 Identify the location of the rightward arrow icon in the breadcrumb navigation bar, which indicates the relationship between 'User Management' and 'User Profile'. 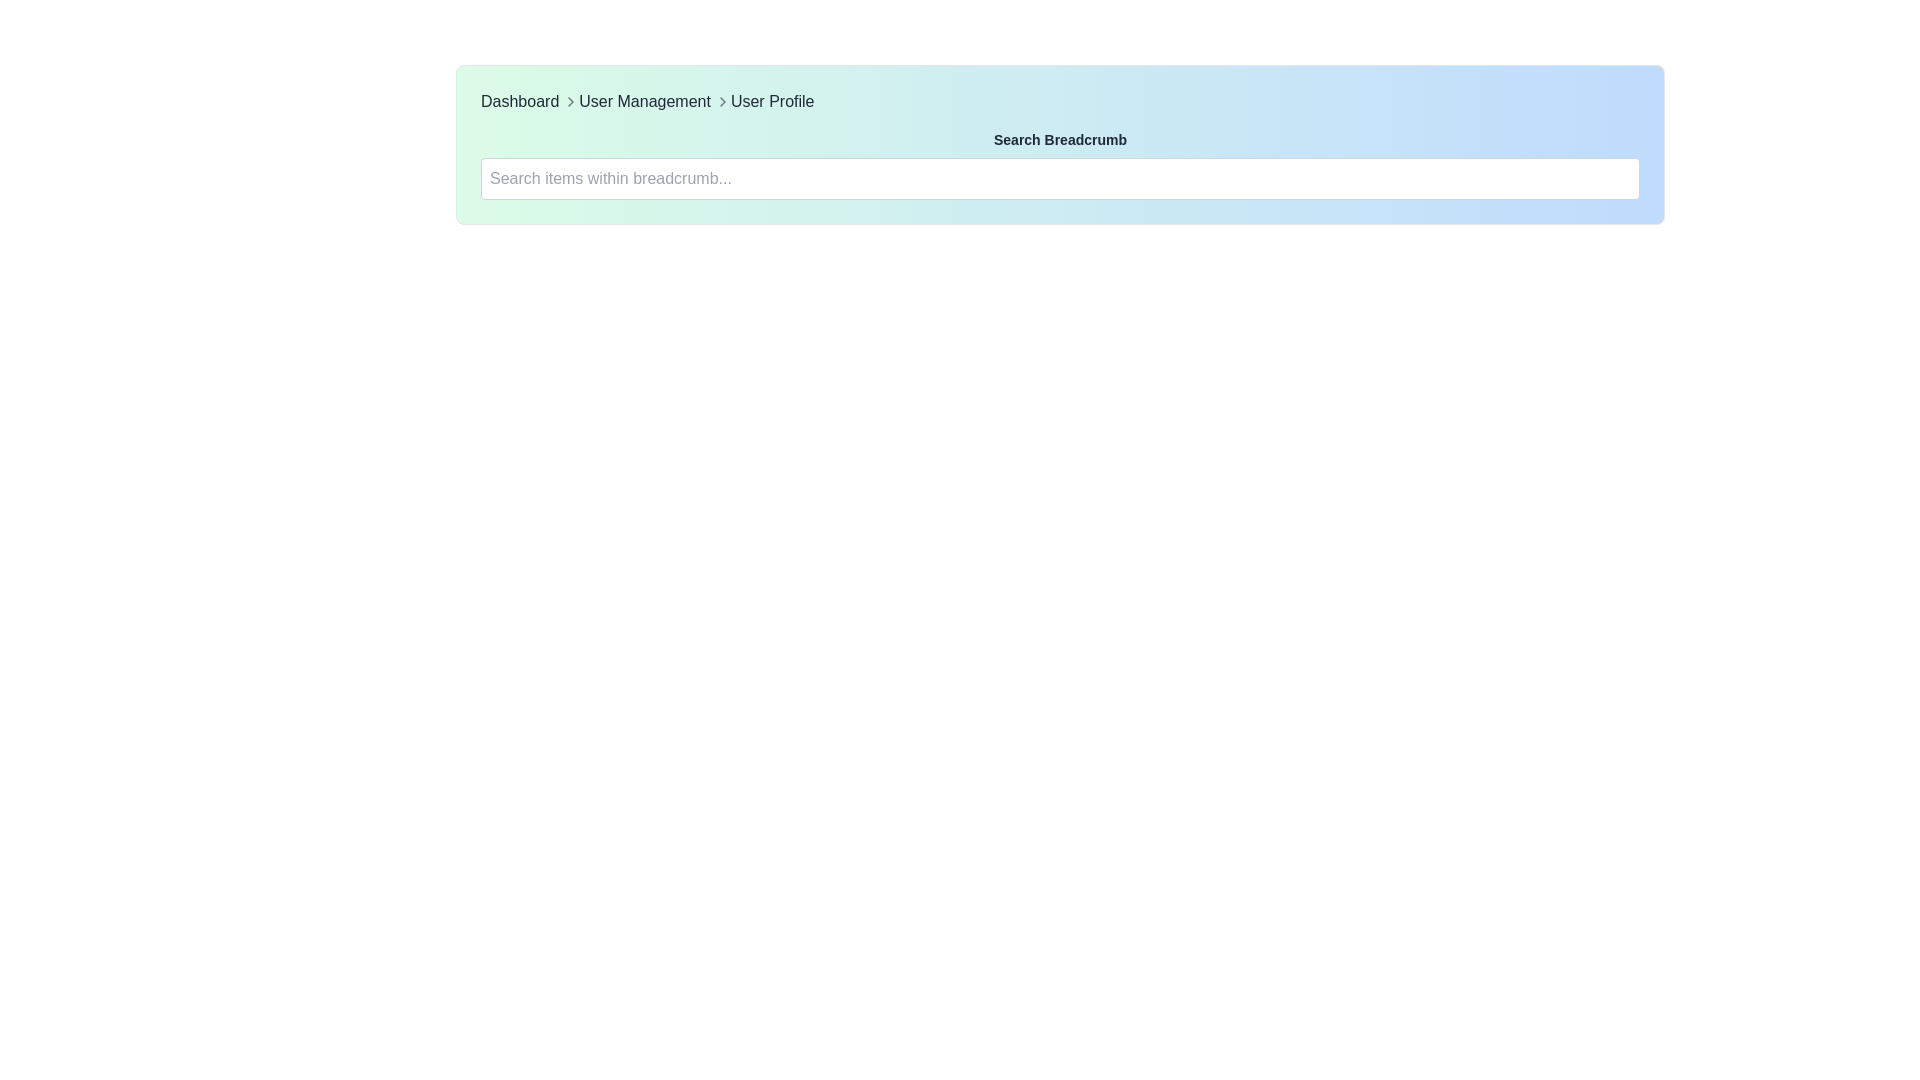
(721, 101).